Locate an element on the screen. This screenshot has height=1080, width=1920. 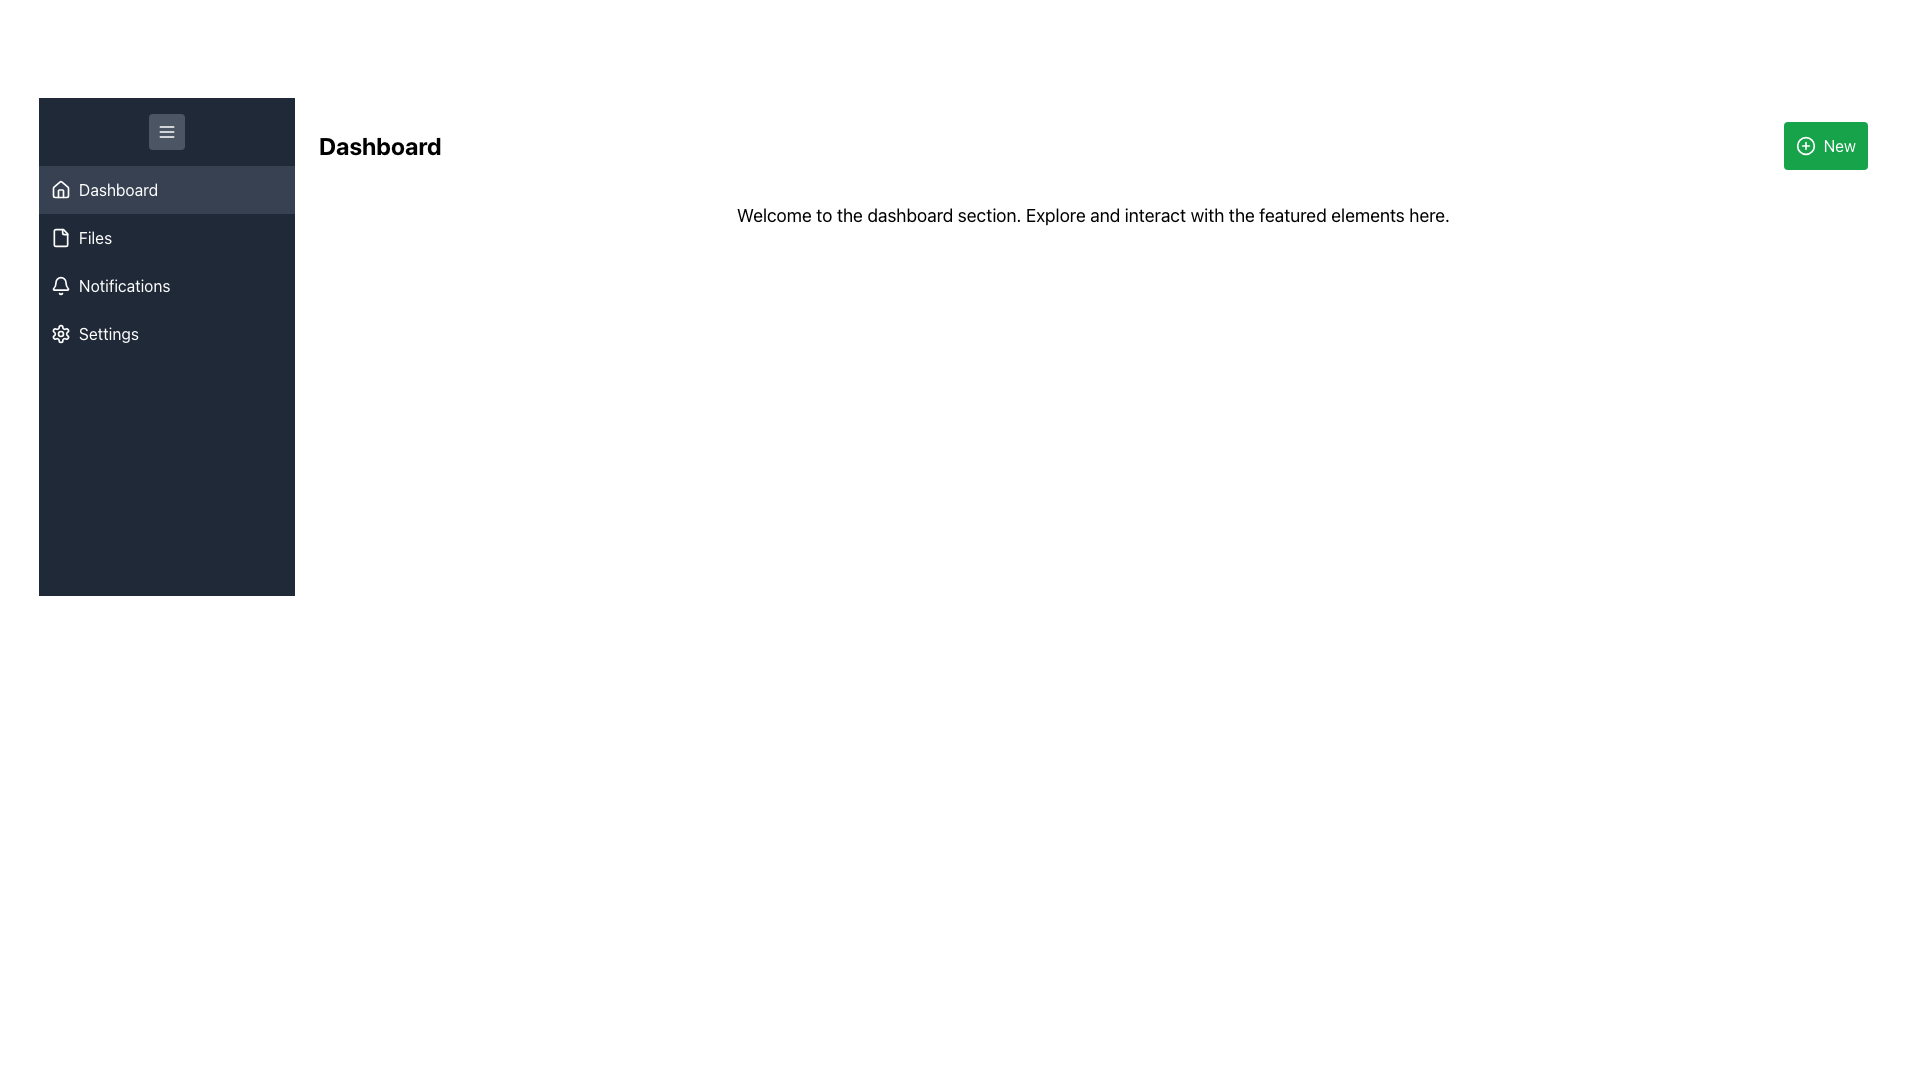
the second item in the vertical navigation menu, located below the 'Dashboard' and above 'Notifications' is located at coordinates (167, 237).